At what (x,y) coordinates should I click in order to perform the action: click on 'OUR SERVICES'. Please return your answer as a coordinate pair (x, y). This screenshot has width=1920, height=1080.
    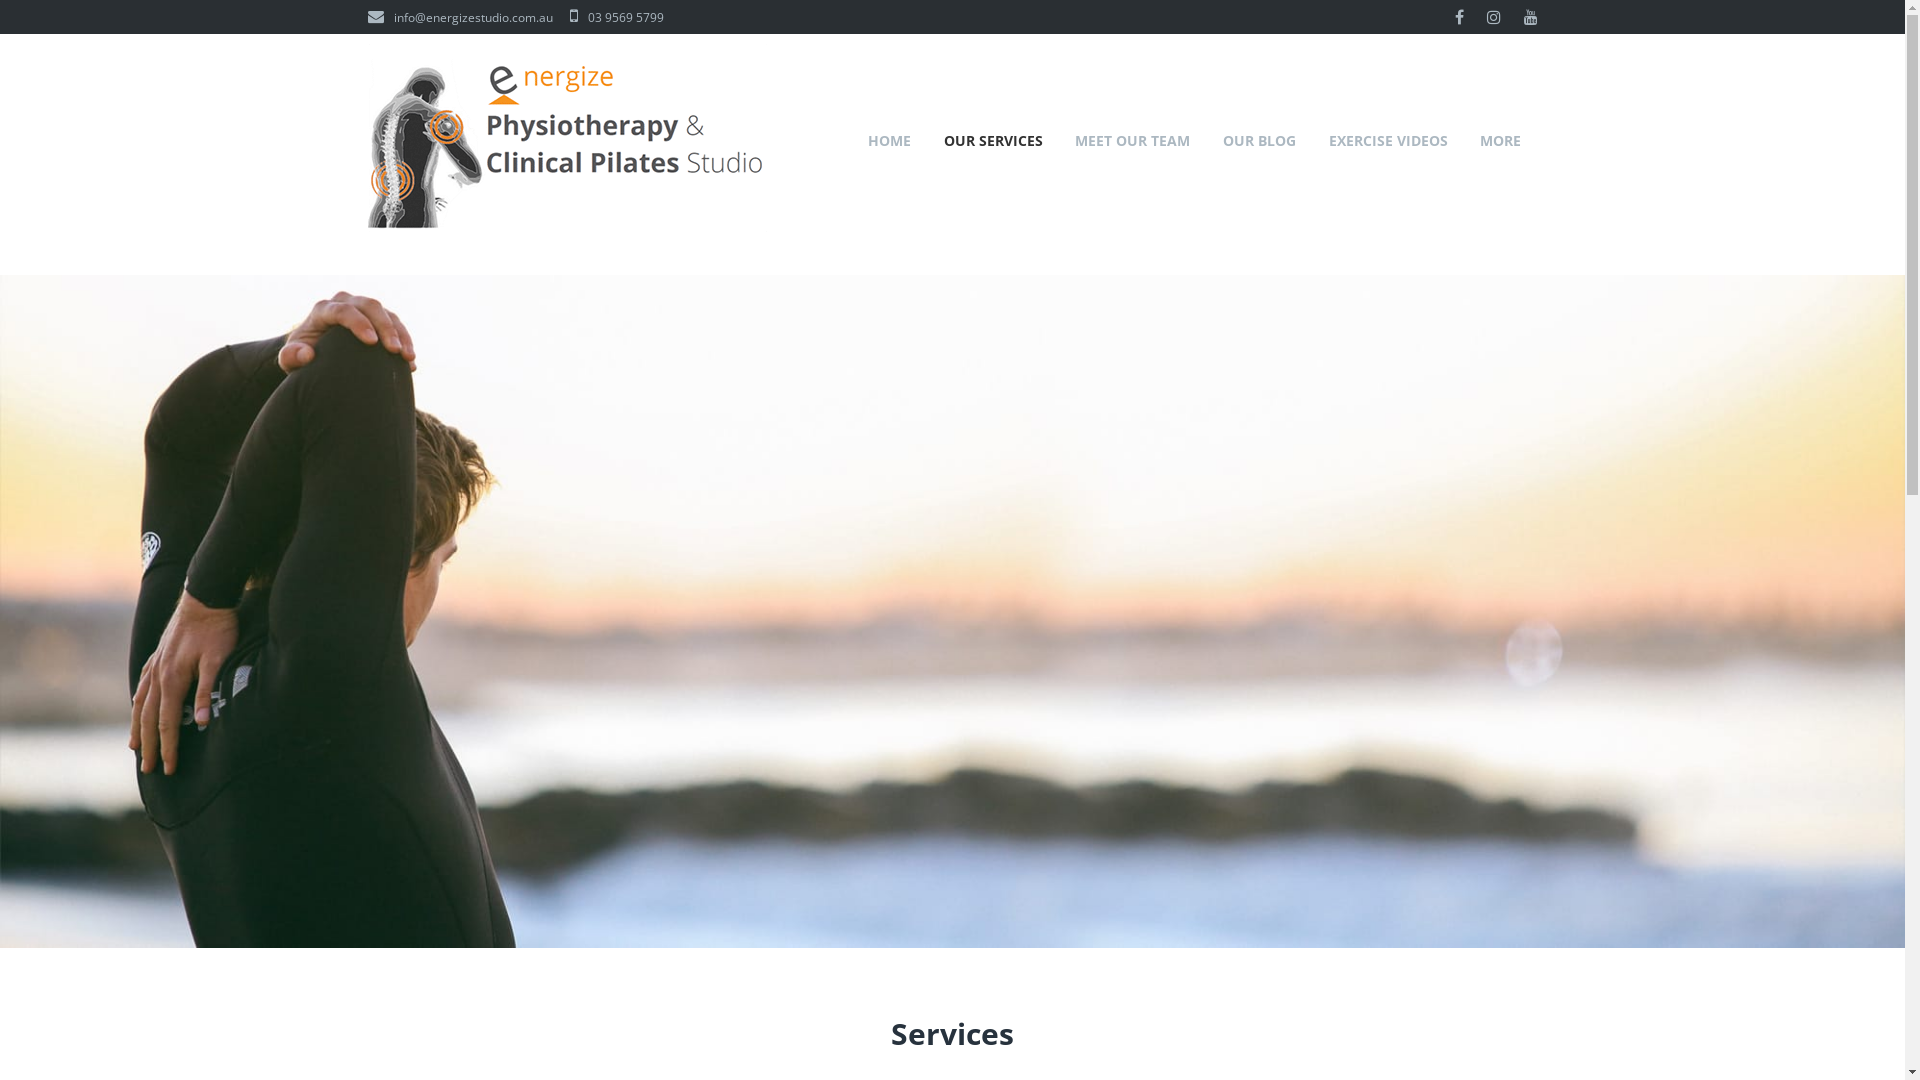
    Looking at the image, I should click on (993, 138).